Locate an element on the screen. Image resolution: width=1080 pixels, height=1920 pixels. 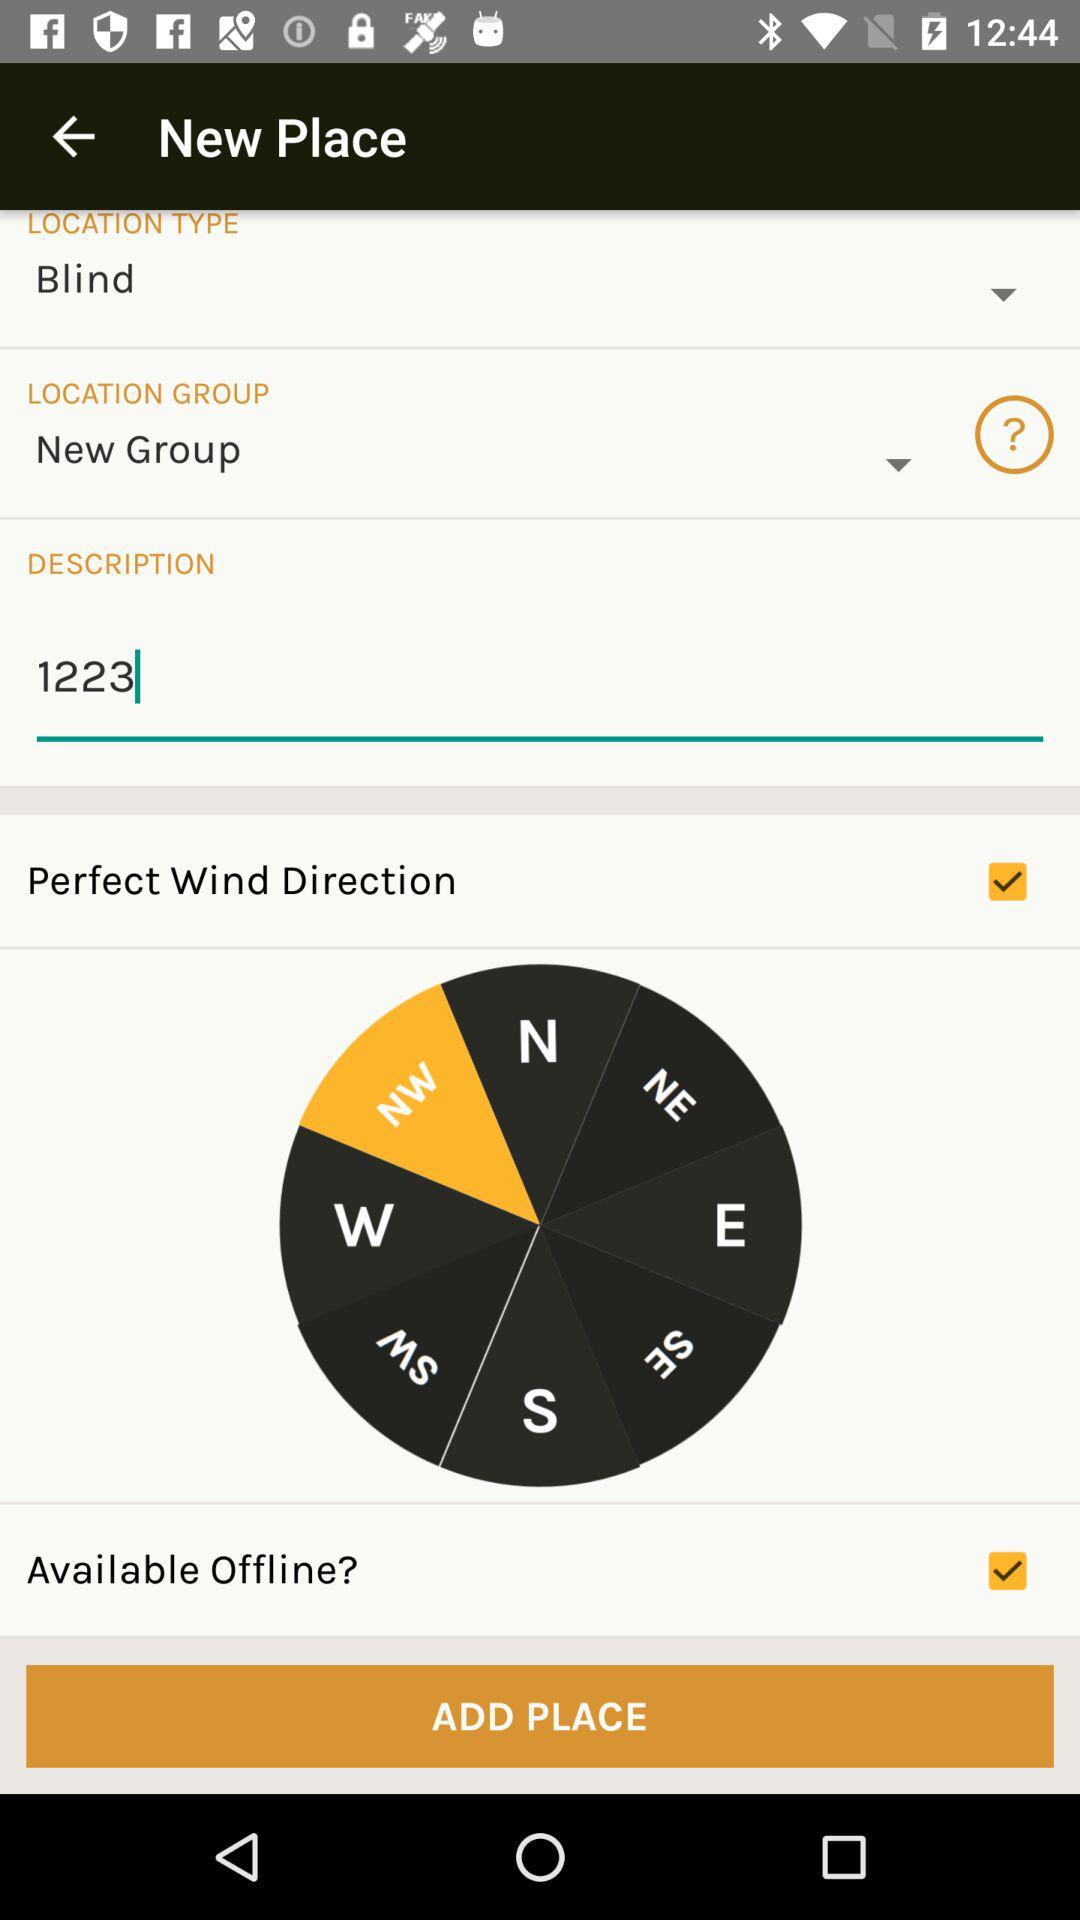
the question mark icon is located at coordinates (1014, 433).